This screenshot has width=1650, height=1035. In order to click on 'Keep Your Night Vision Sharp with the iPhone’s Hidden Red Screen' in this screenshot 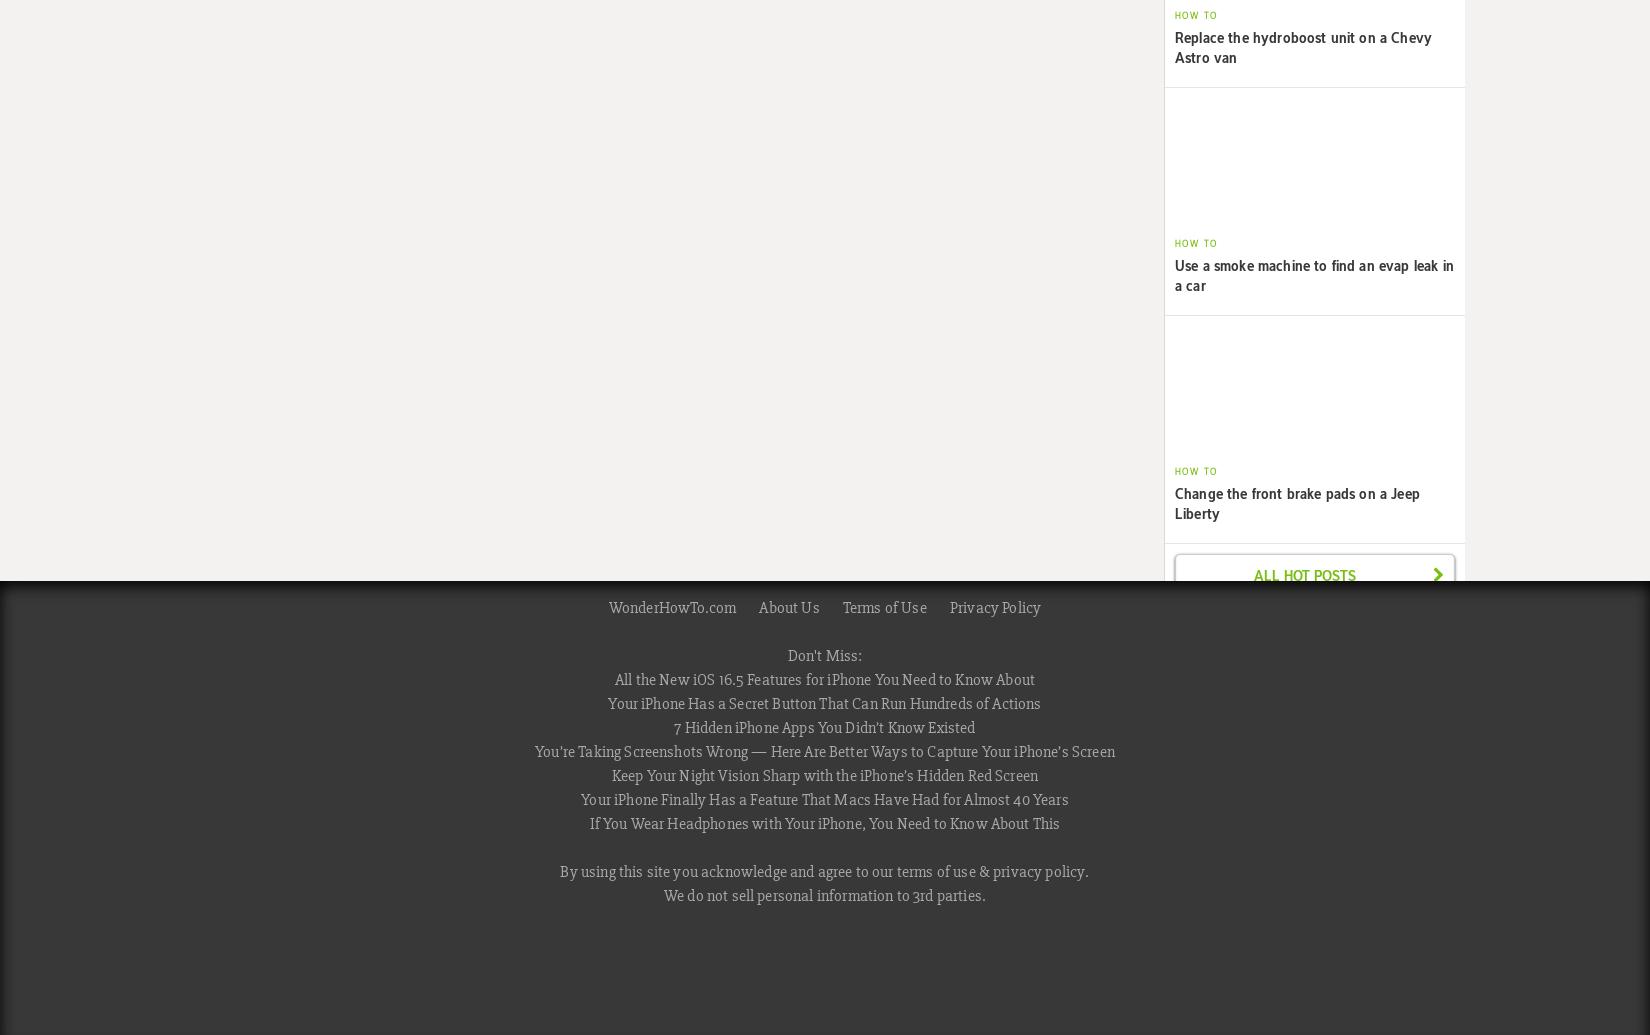, I will do `click(609, 775)`.